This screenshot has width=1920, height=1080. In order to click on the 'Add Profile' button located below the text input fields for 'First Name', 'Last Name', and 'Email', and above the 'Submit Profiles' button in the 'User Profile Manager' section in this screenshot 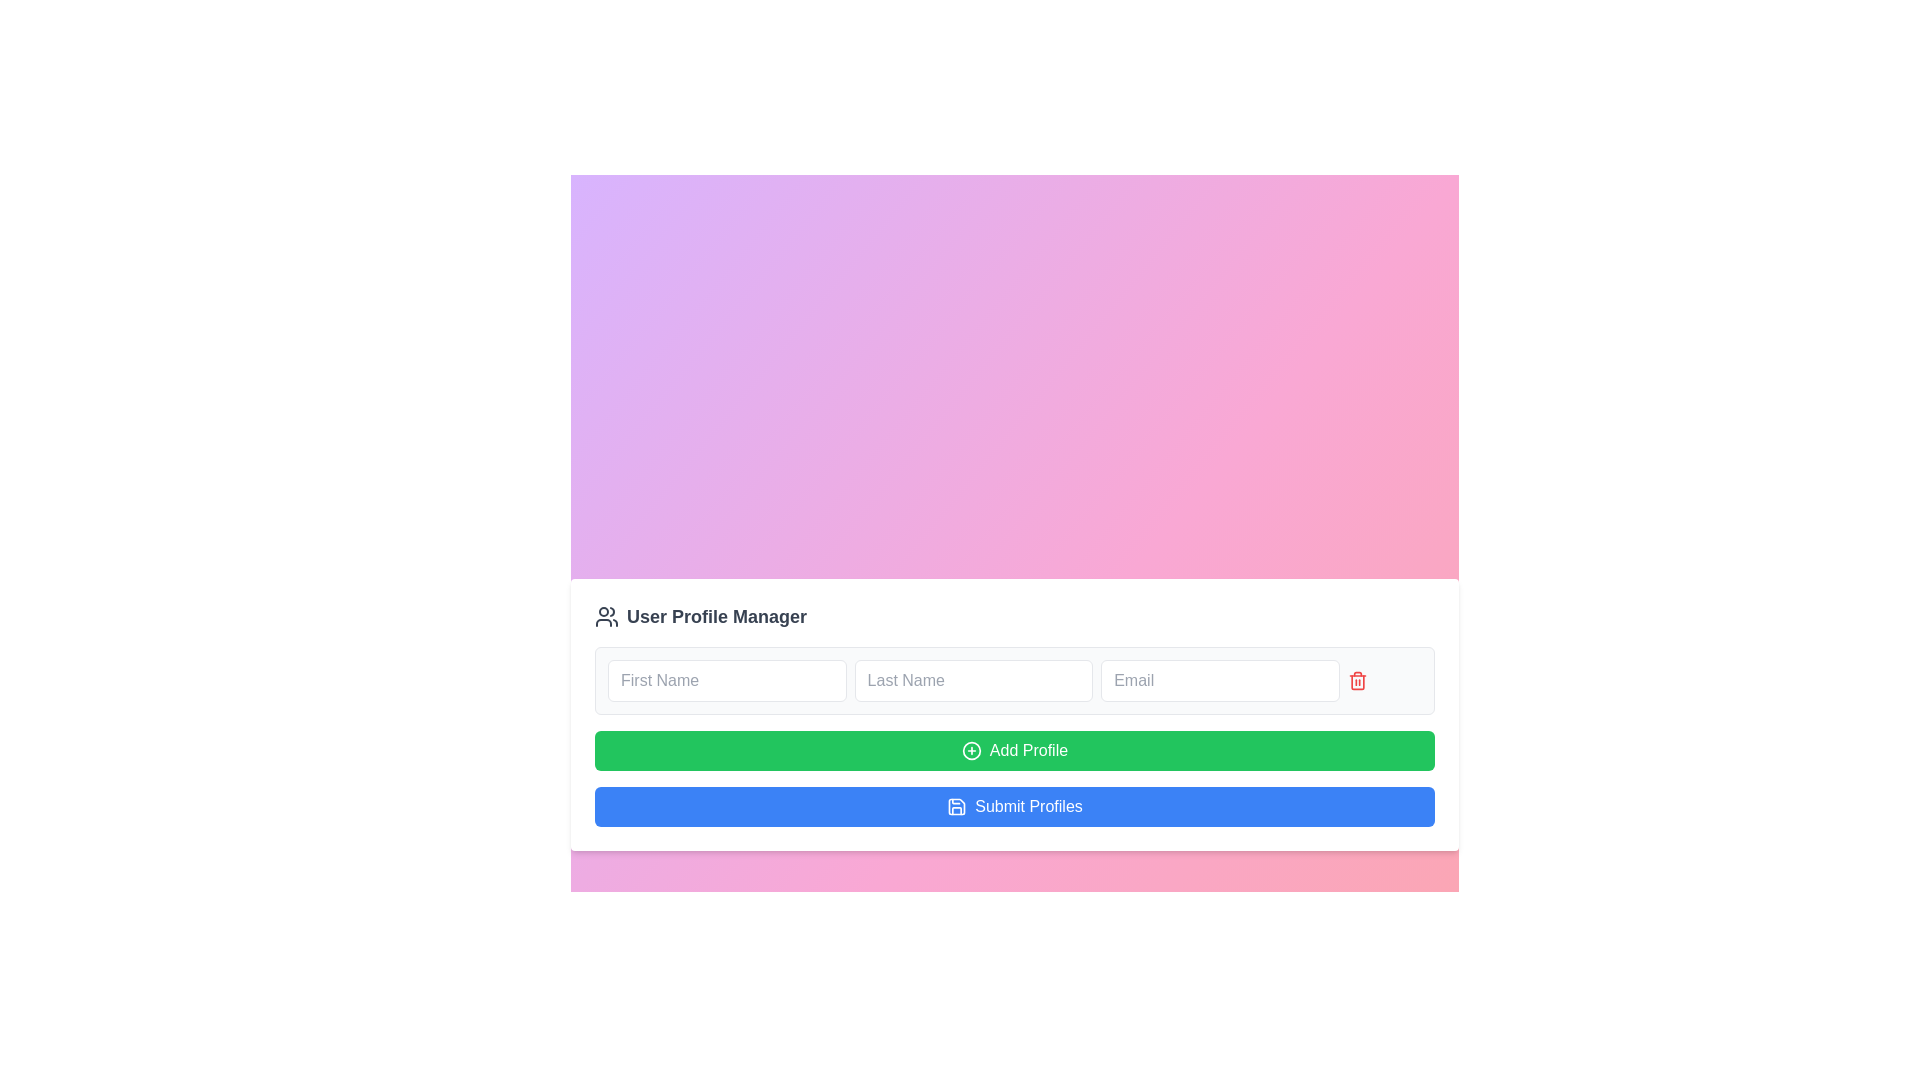, I will do `click(1014, 736)`.